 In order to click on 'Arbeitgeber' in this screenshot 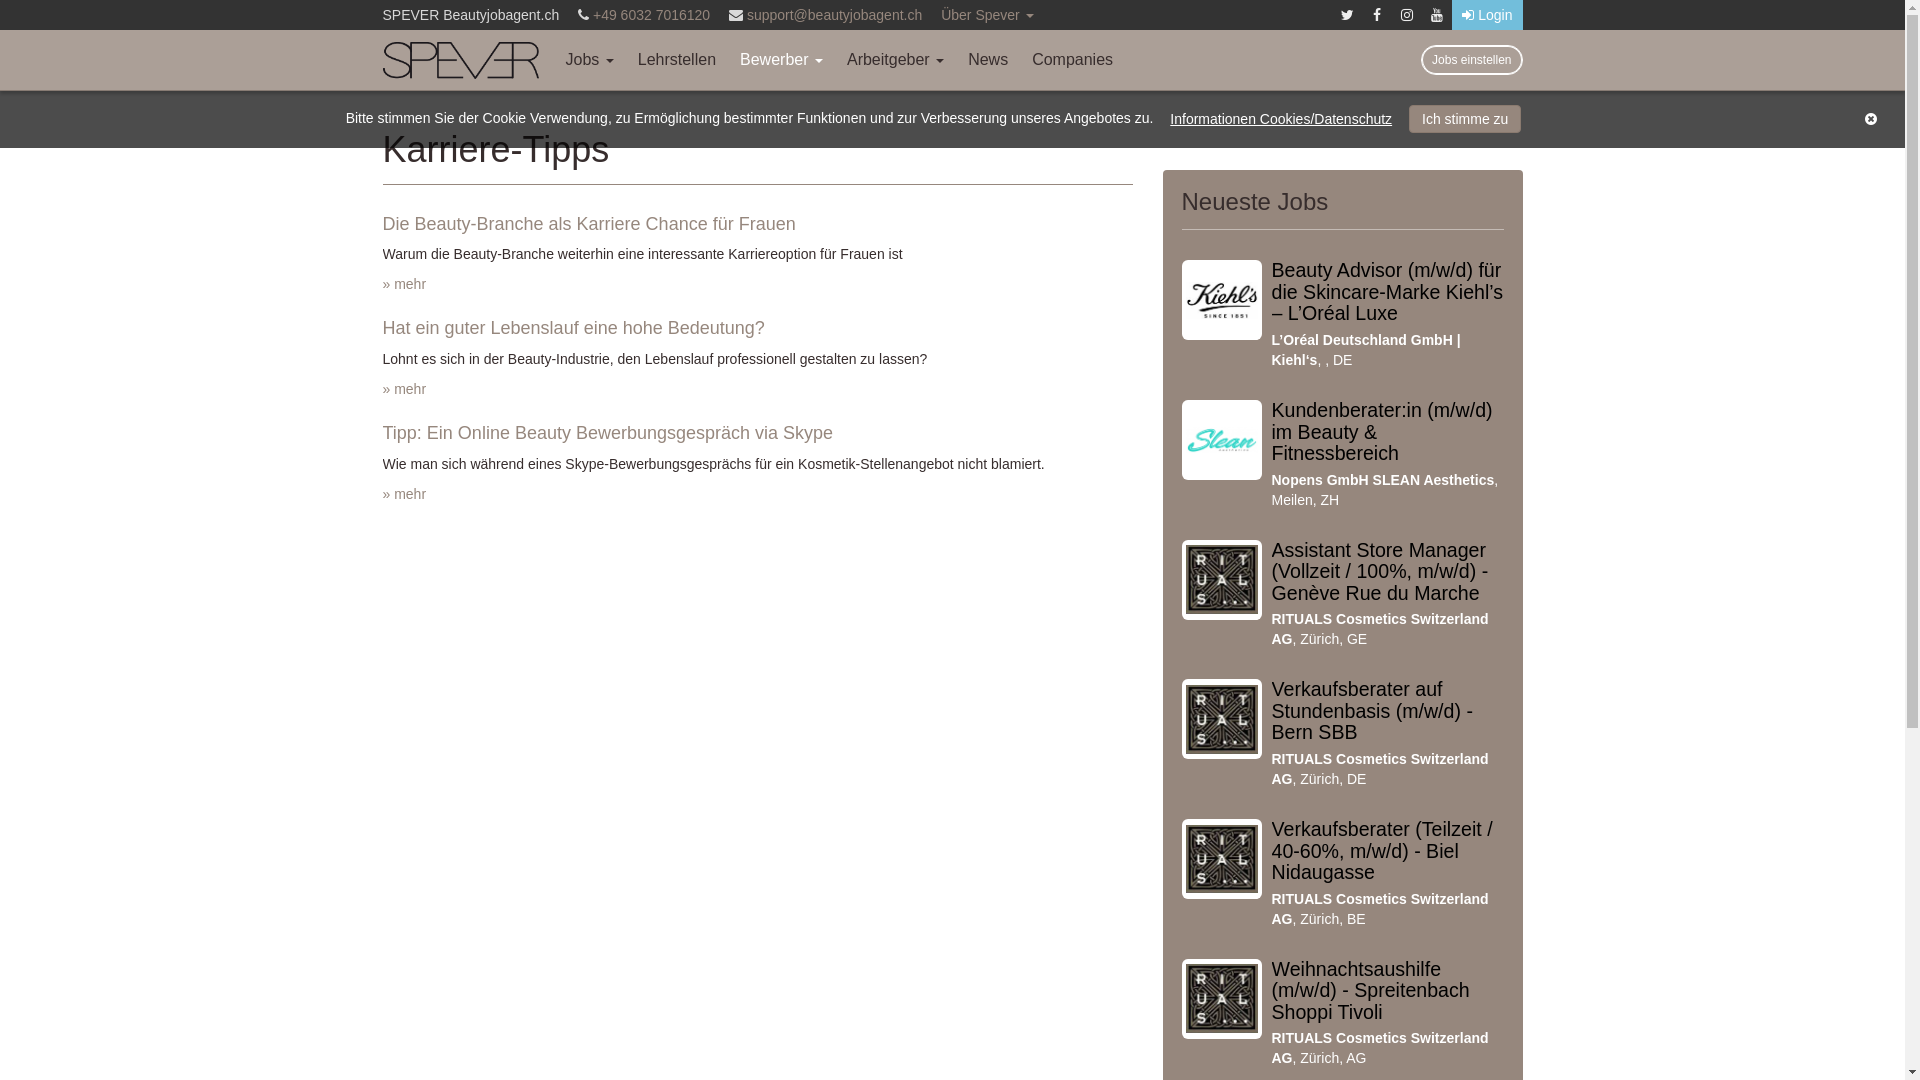, I will do `click(894, 59)`.